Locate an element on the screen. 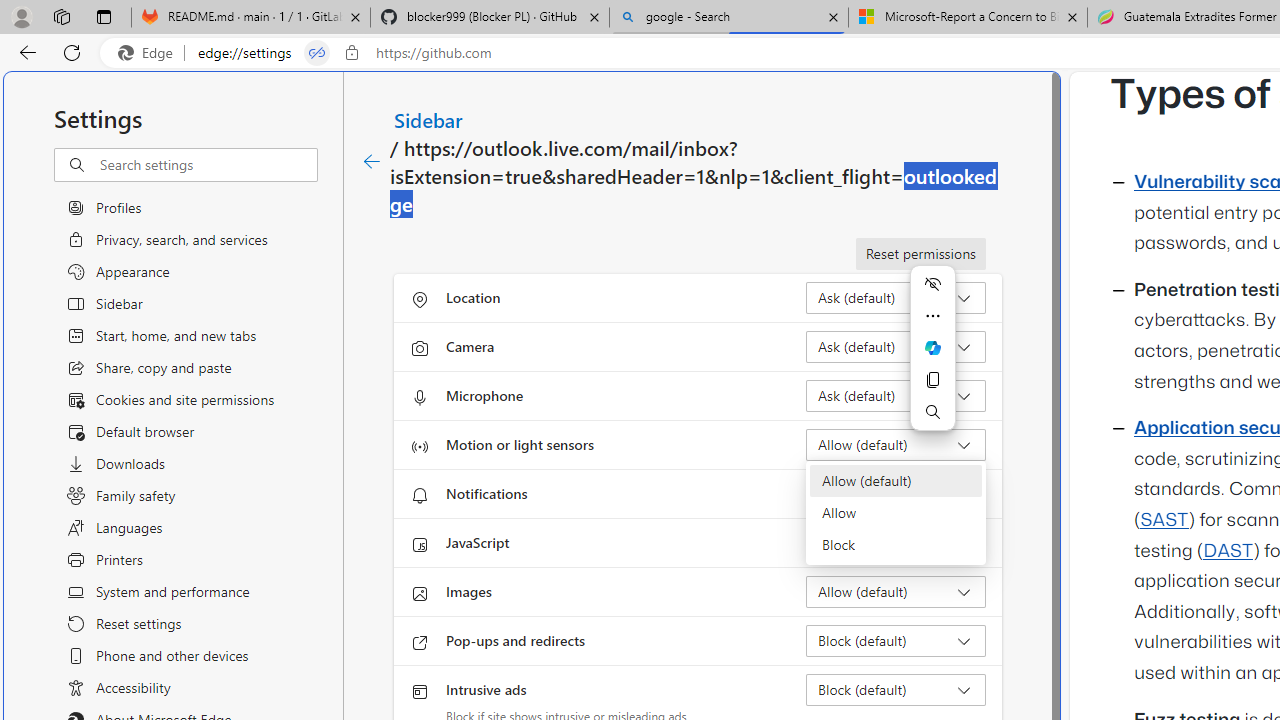  'Notifications Ask (default)' is located at coordinates (895, 493).